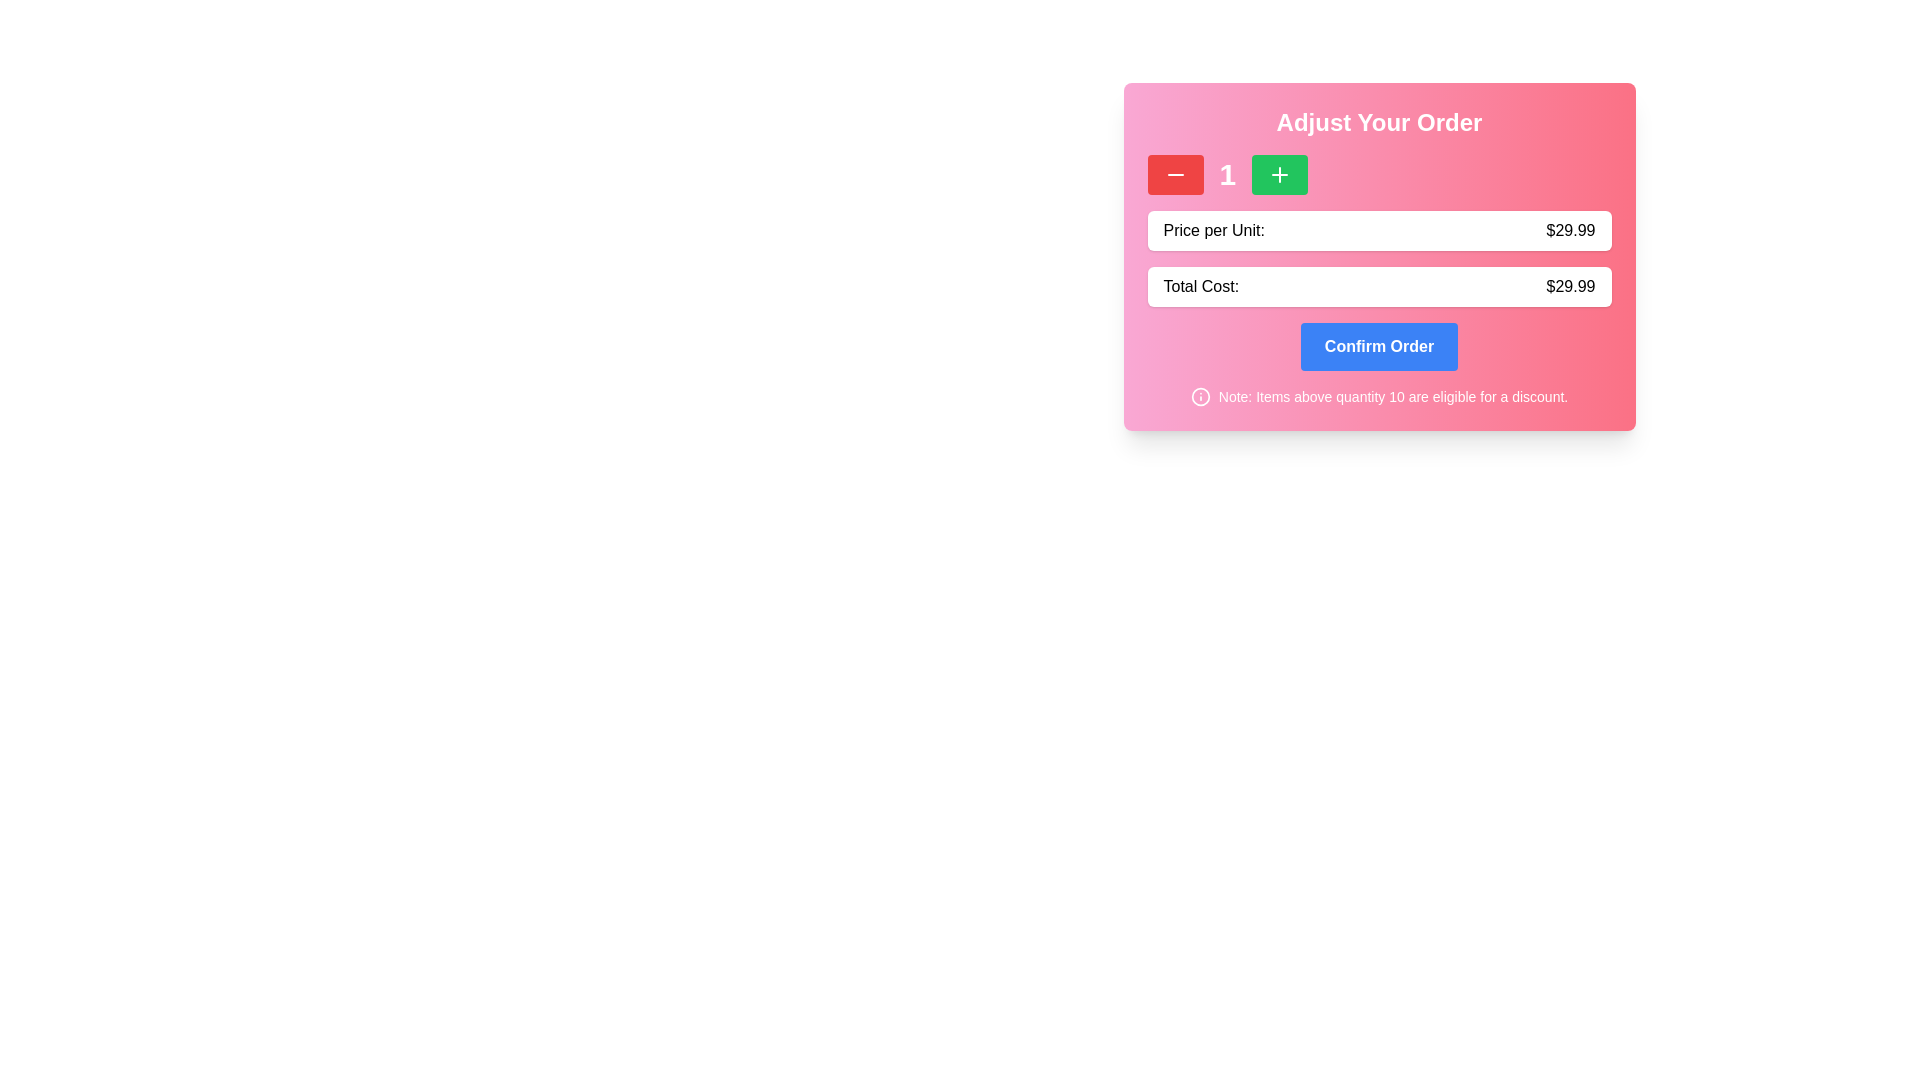 This screenshot has width=1920, height=1080. I want to click on the confirmation button located centrally below the 'Total Cost' information to confirm the order, so click(1378, 346).